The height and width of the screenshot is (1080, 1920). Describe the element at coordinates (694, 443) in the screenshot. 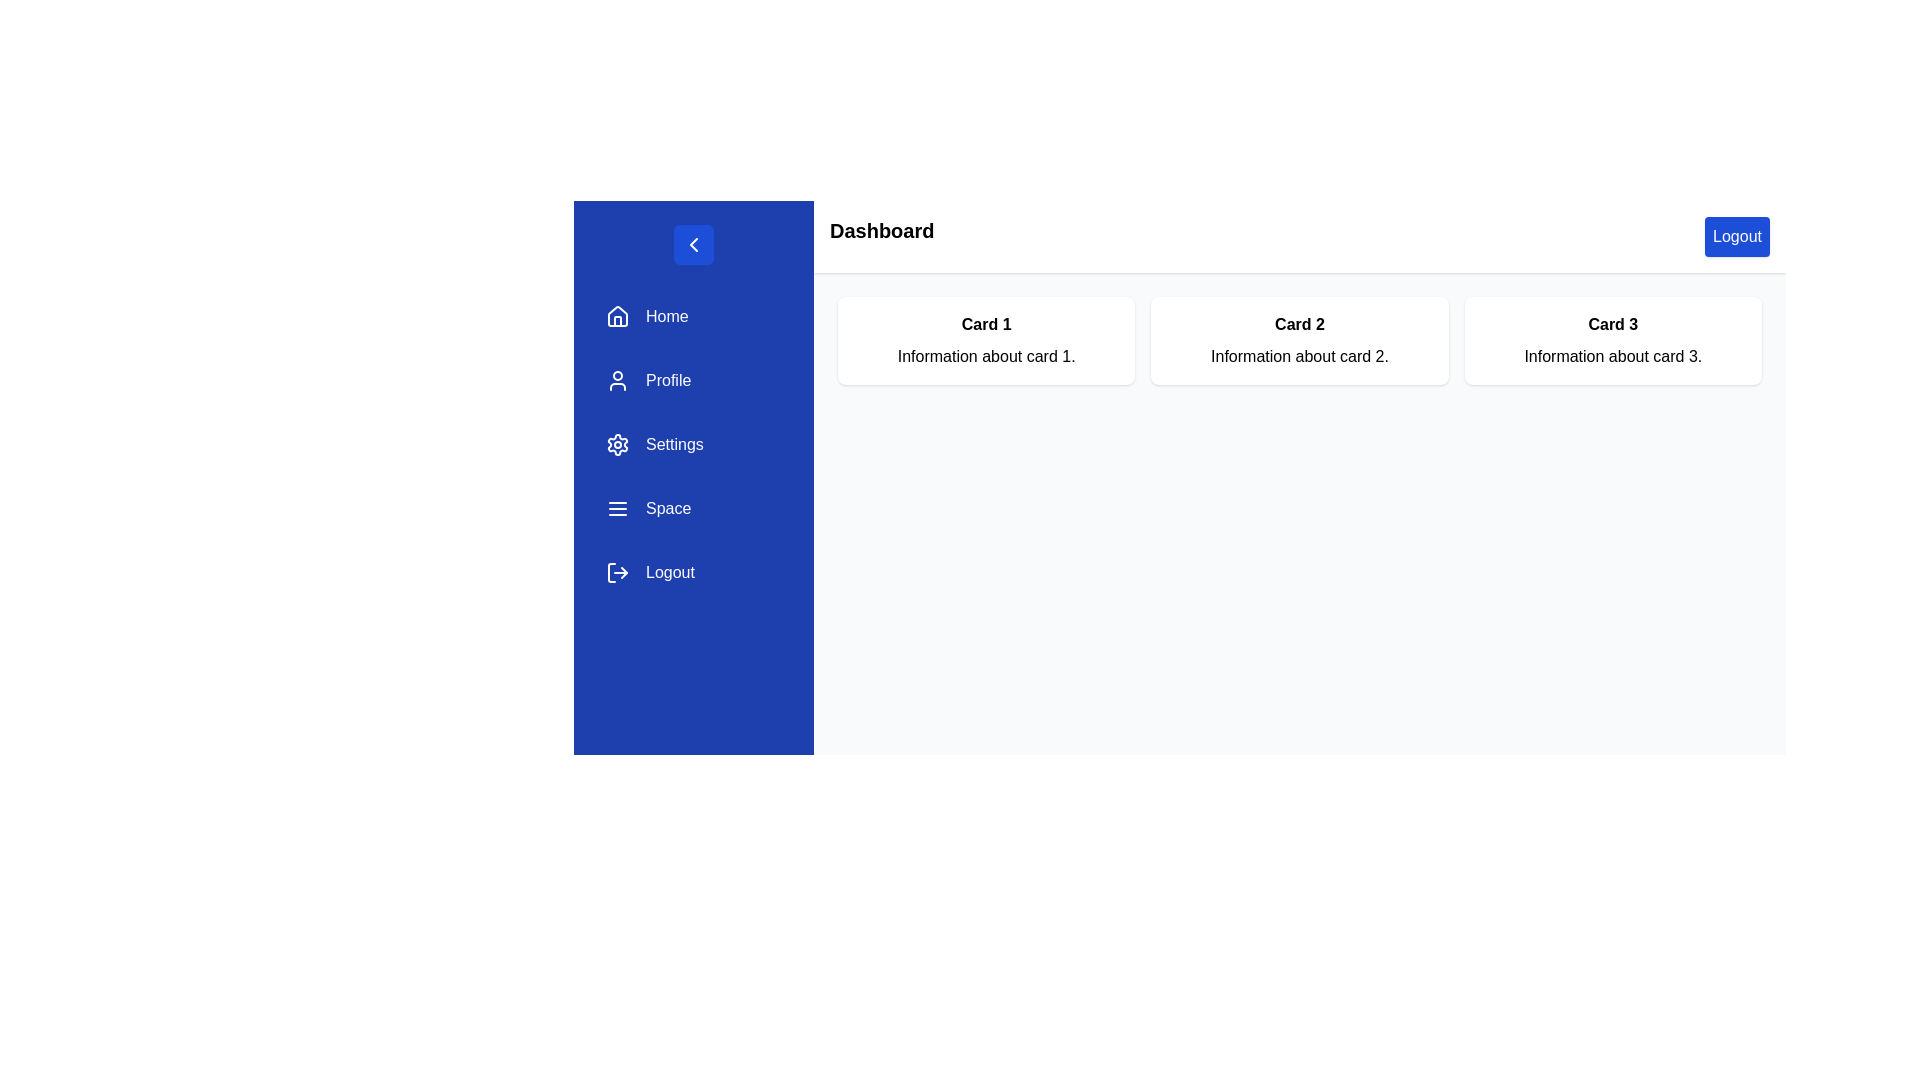

I see `the blue 'Settings' button with a cogwheel icon located in the vertical navigation panel, positioned between the 'Profile' and 'Space' buttons` at that location.